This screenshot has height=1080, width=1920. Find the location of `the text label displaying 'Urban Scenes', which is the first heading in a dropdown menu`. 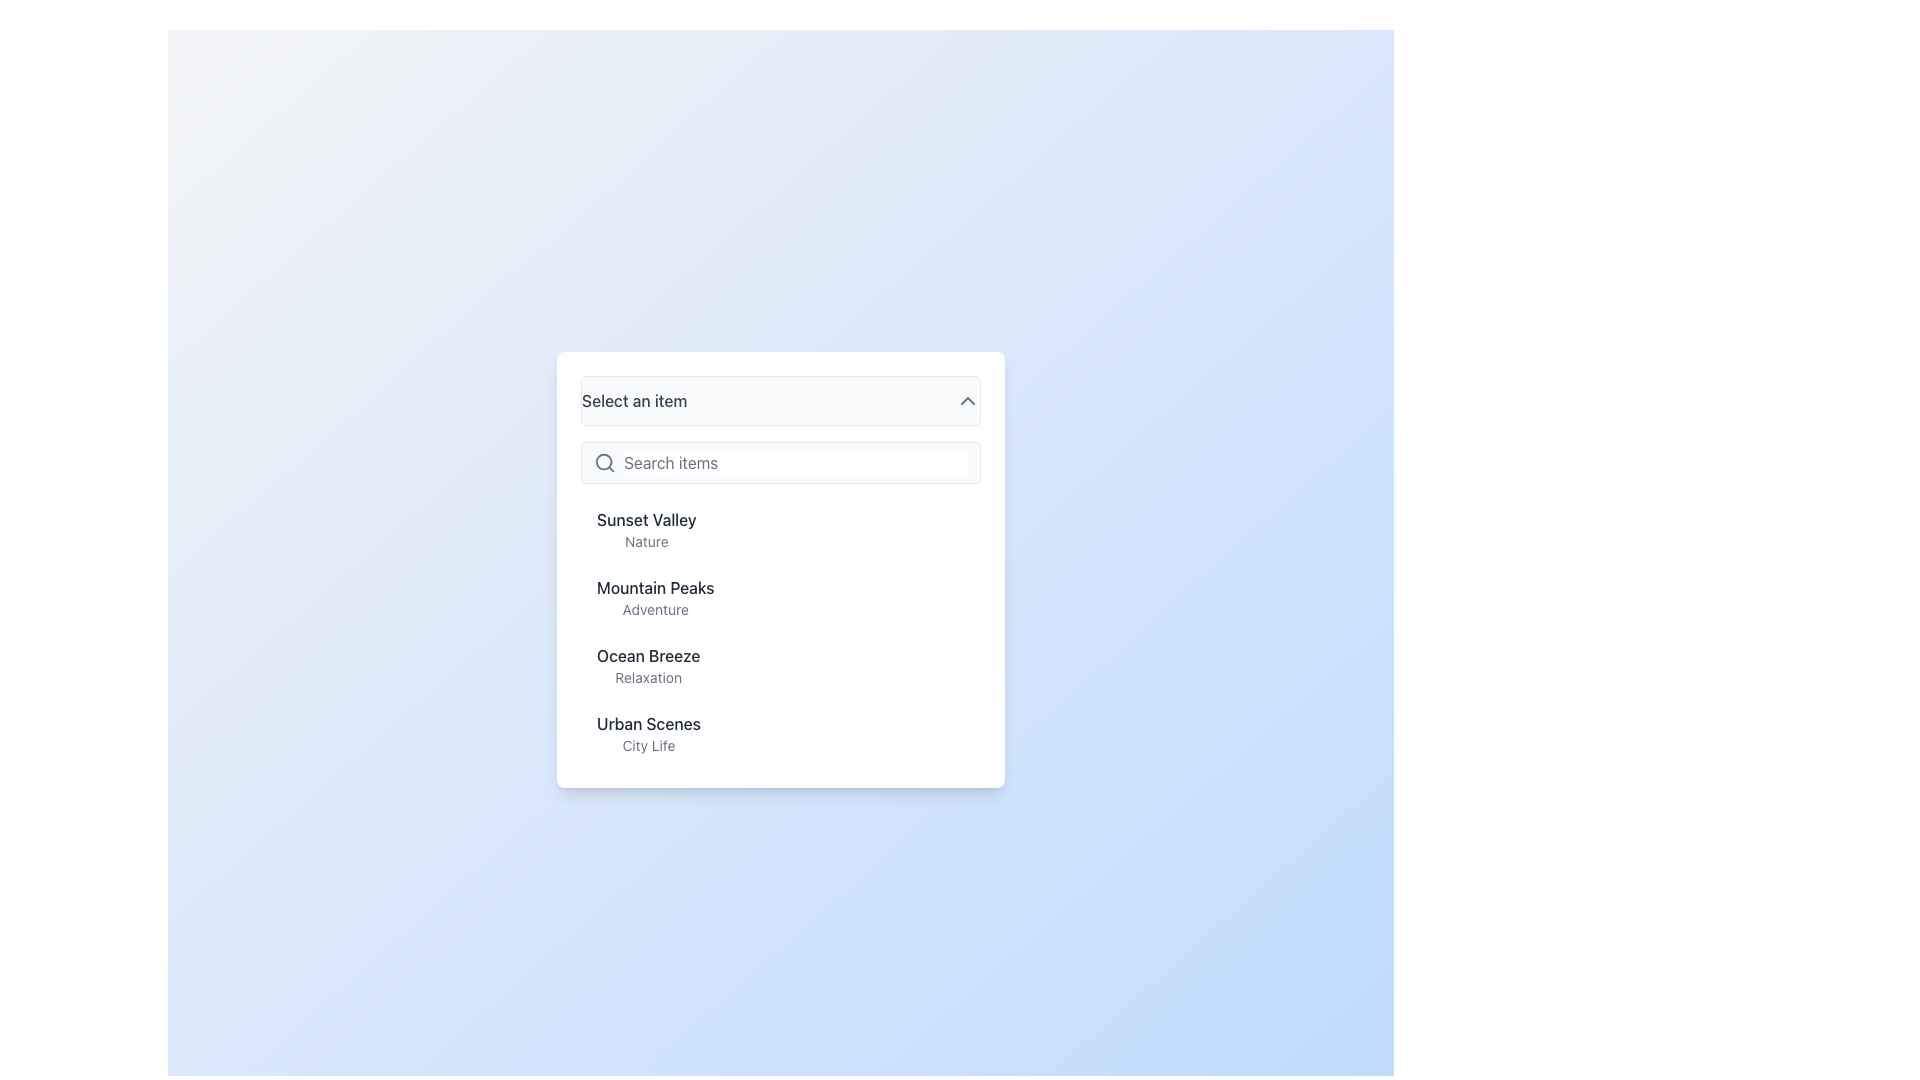

the text label displaying 'Urban Scenes', which is the first heading in a dropdown menu is located at coordinates (648, 724).